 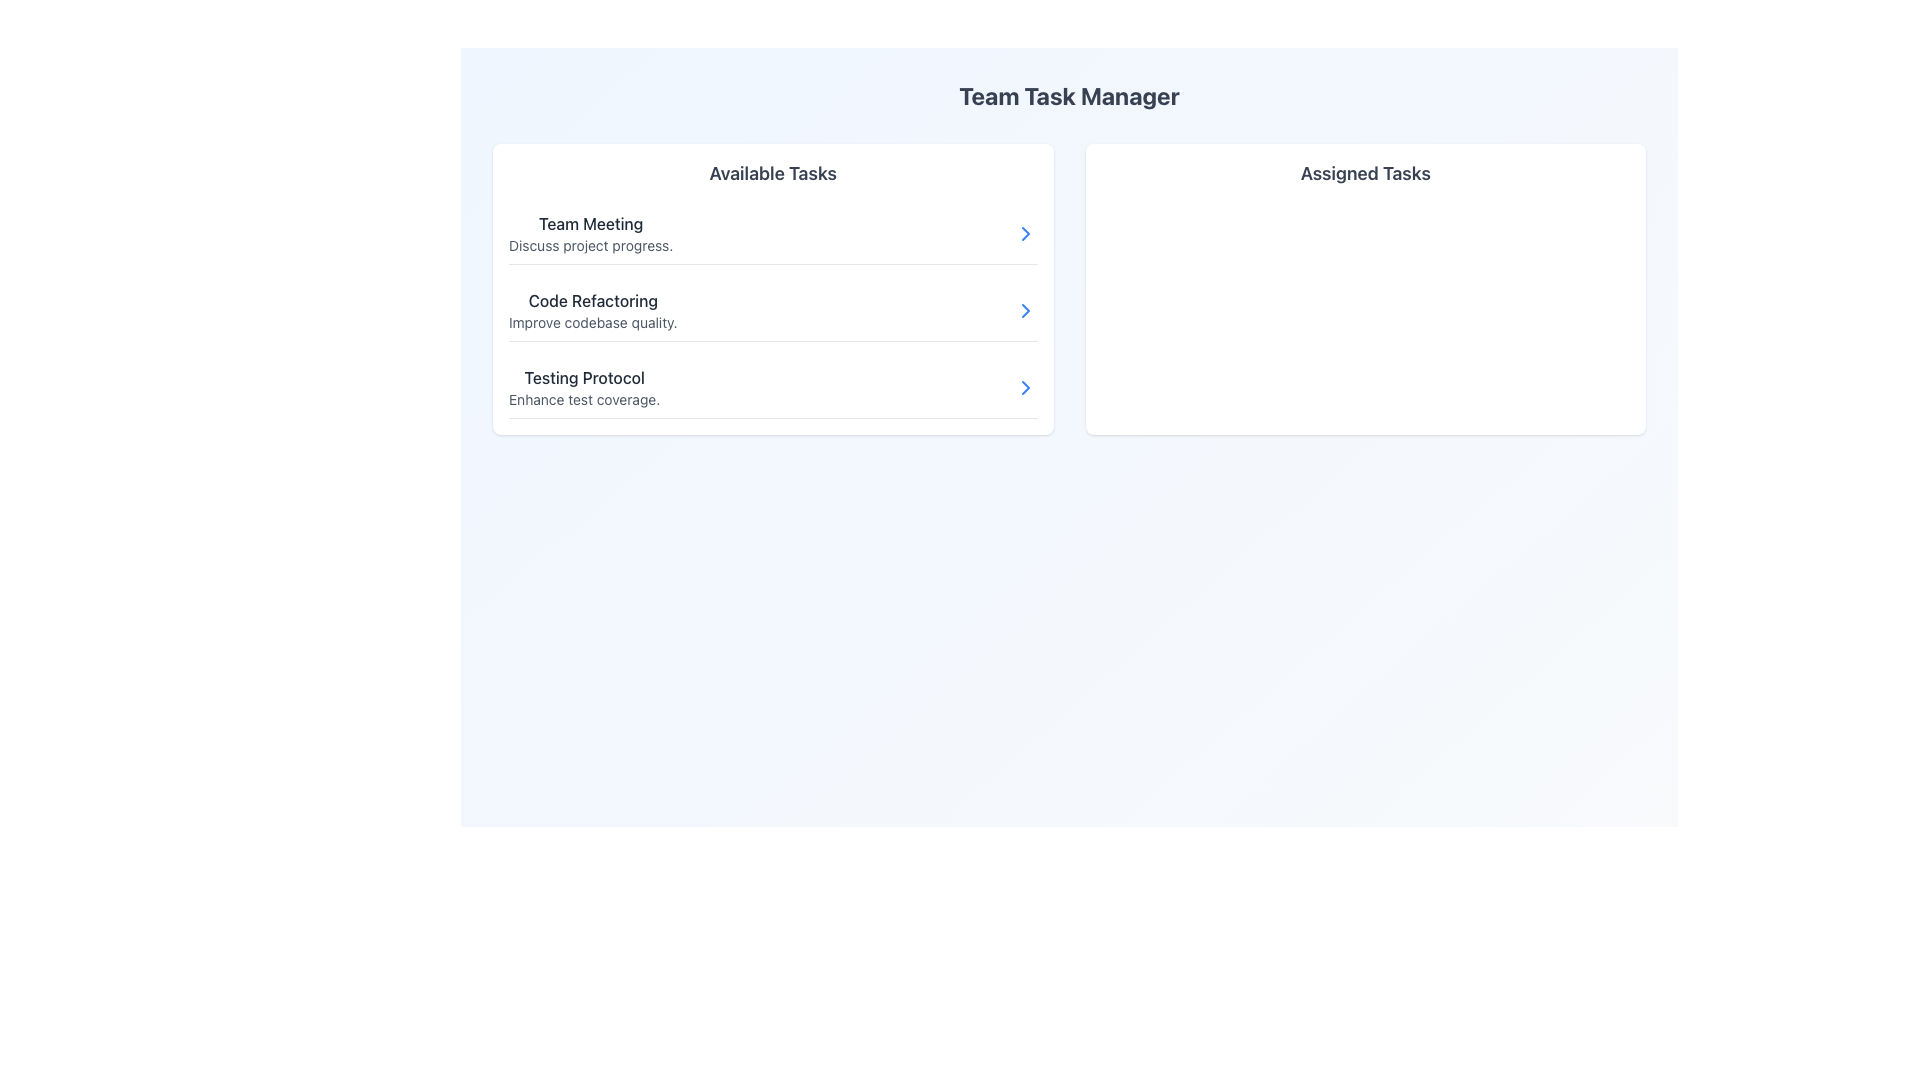 What do you see at coordinates (1025, 311) in the screenshot?
I see `the right-pointing chevron arrow button next to the 'Code Refactoring' task in the 'Available Tasks' list` at bounding box center [1025, 311].